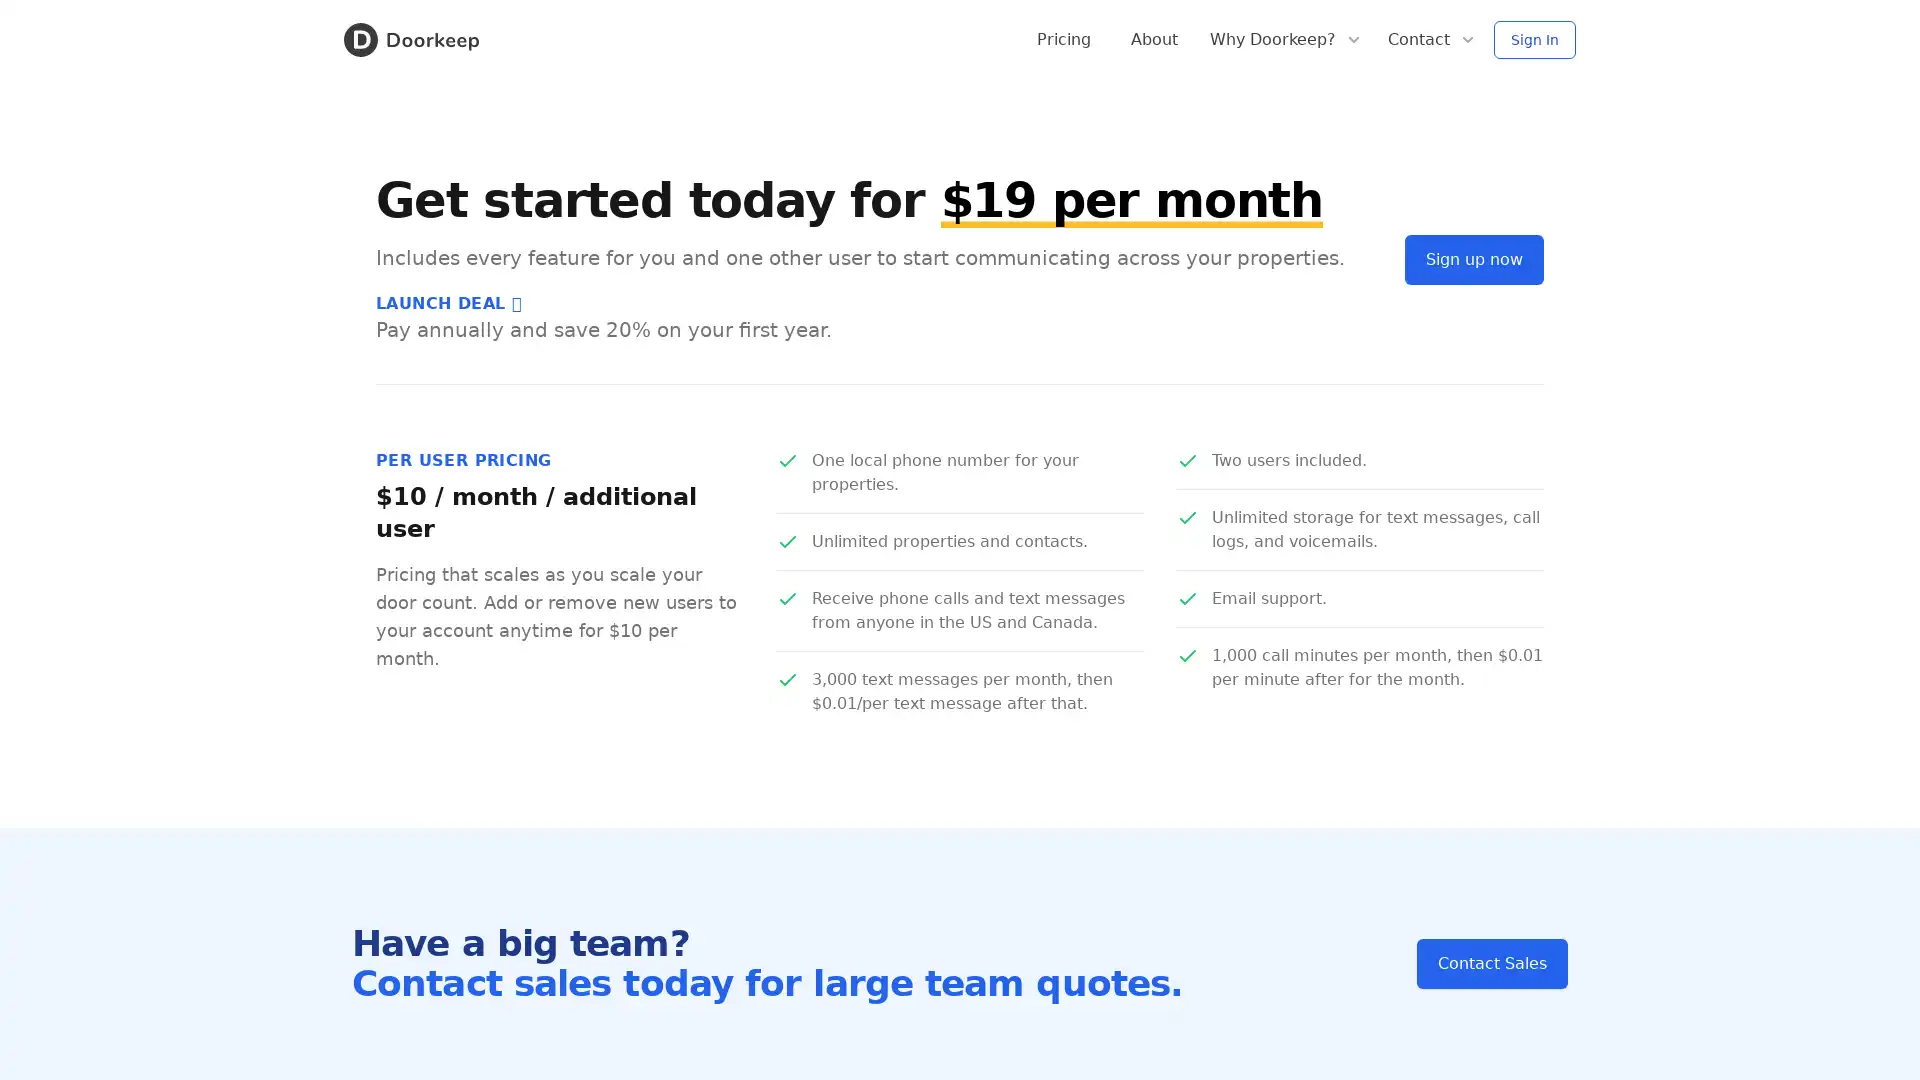  I want to click on Why Doorkeep?, so click(1286, 39).